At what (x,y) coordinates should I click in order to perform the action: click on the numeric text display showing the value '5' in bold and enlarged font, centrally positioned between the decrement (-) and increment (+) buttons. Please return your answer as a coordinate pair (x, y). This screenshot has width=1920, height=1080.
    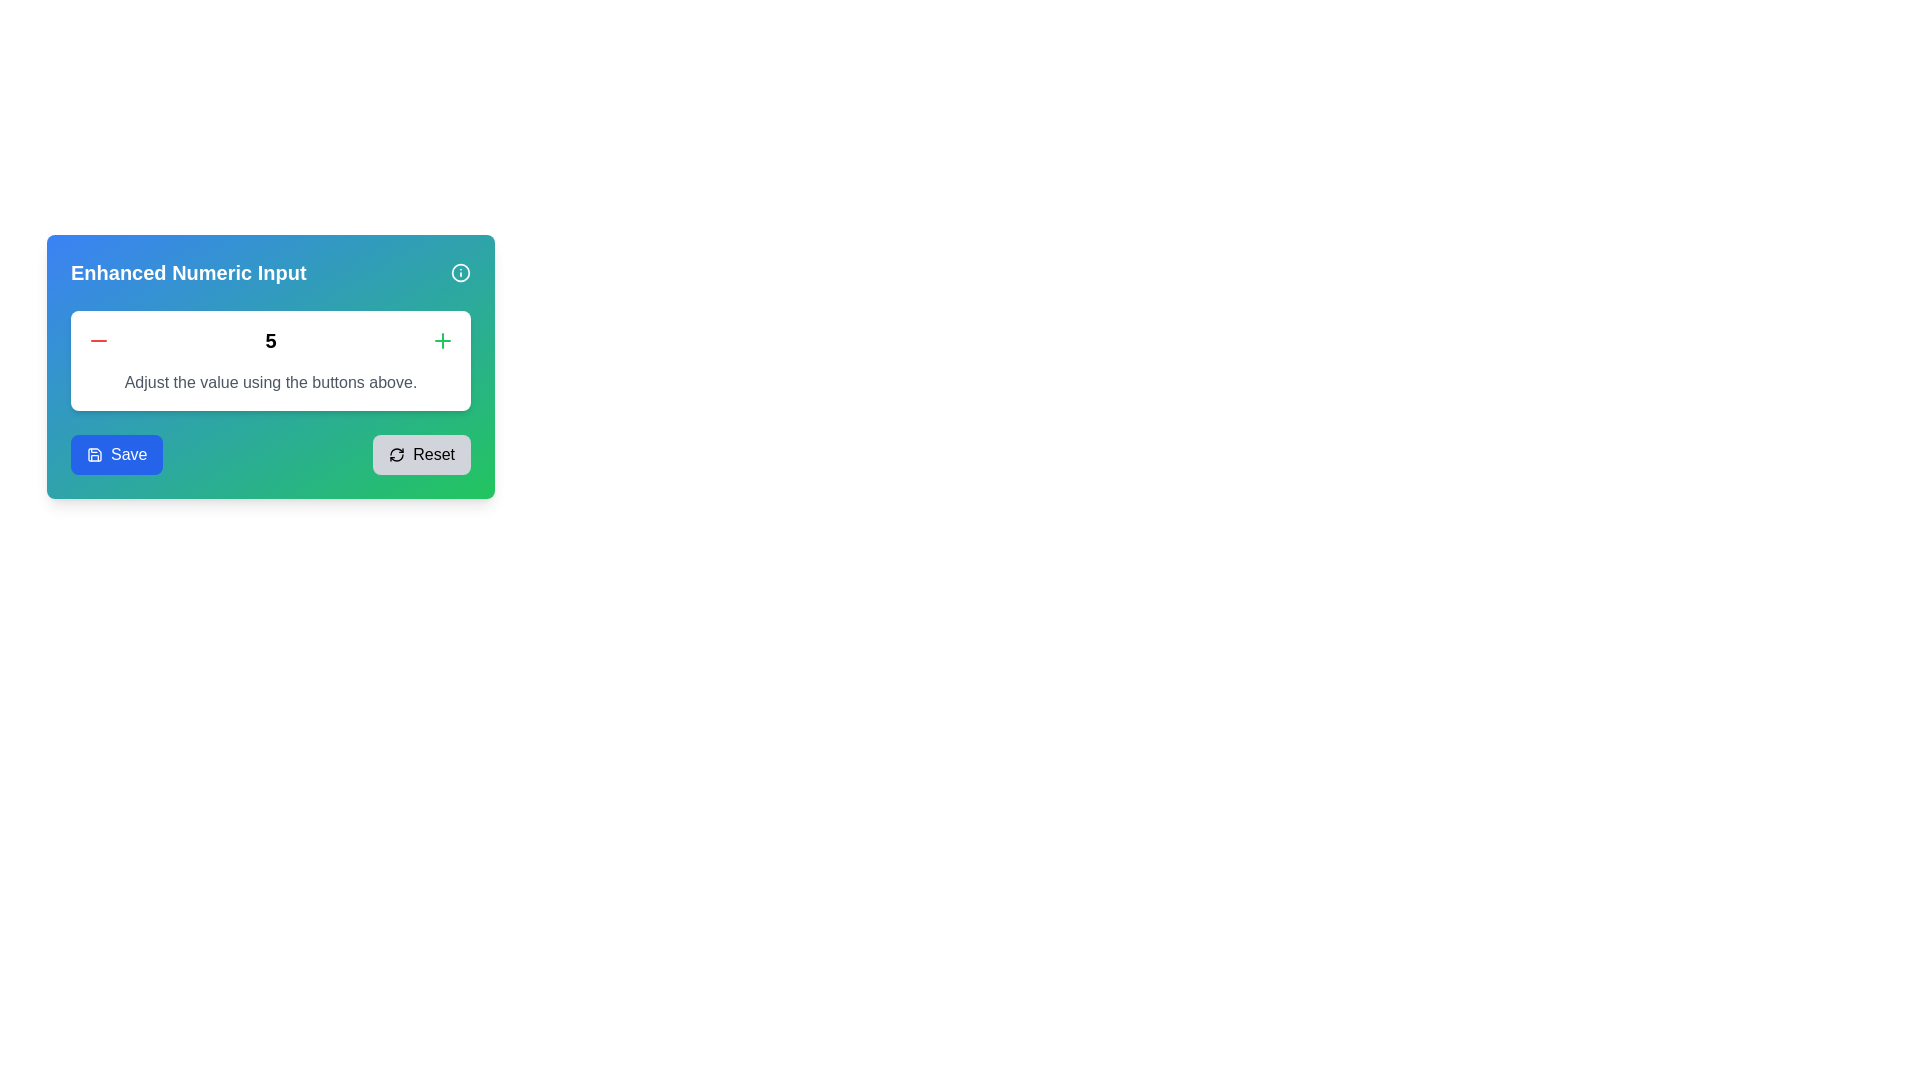
    Looking at the image, I should click on (269, 339).